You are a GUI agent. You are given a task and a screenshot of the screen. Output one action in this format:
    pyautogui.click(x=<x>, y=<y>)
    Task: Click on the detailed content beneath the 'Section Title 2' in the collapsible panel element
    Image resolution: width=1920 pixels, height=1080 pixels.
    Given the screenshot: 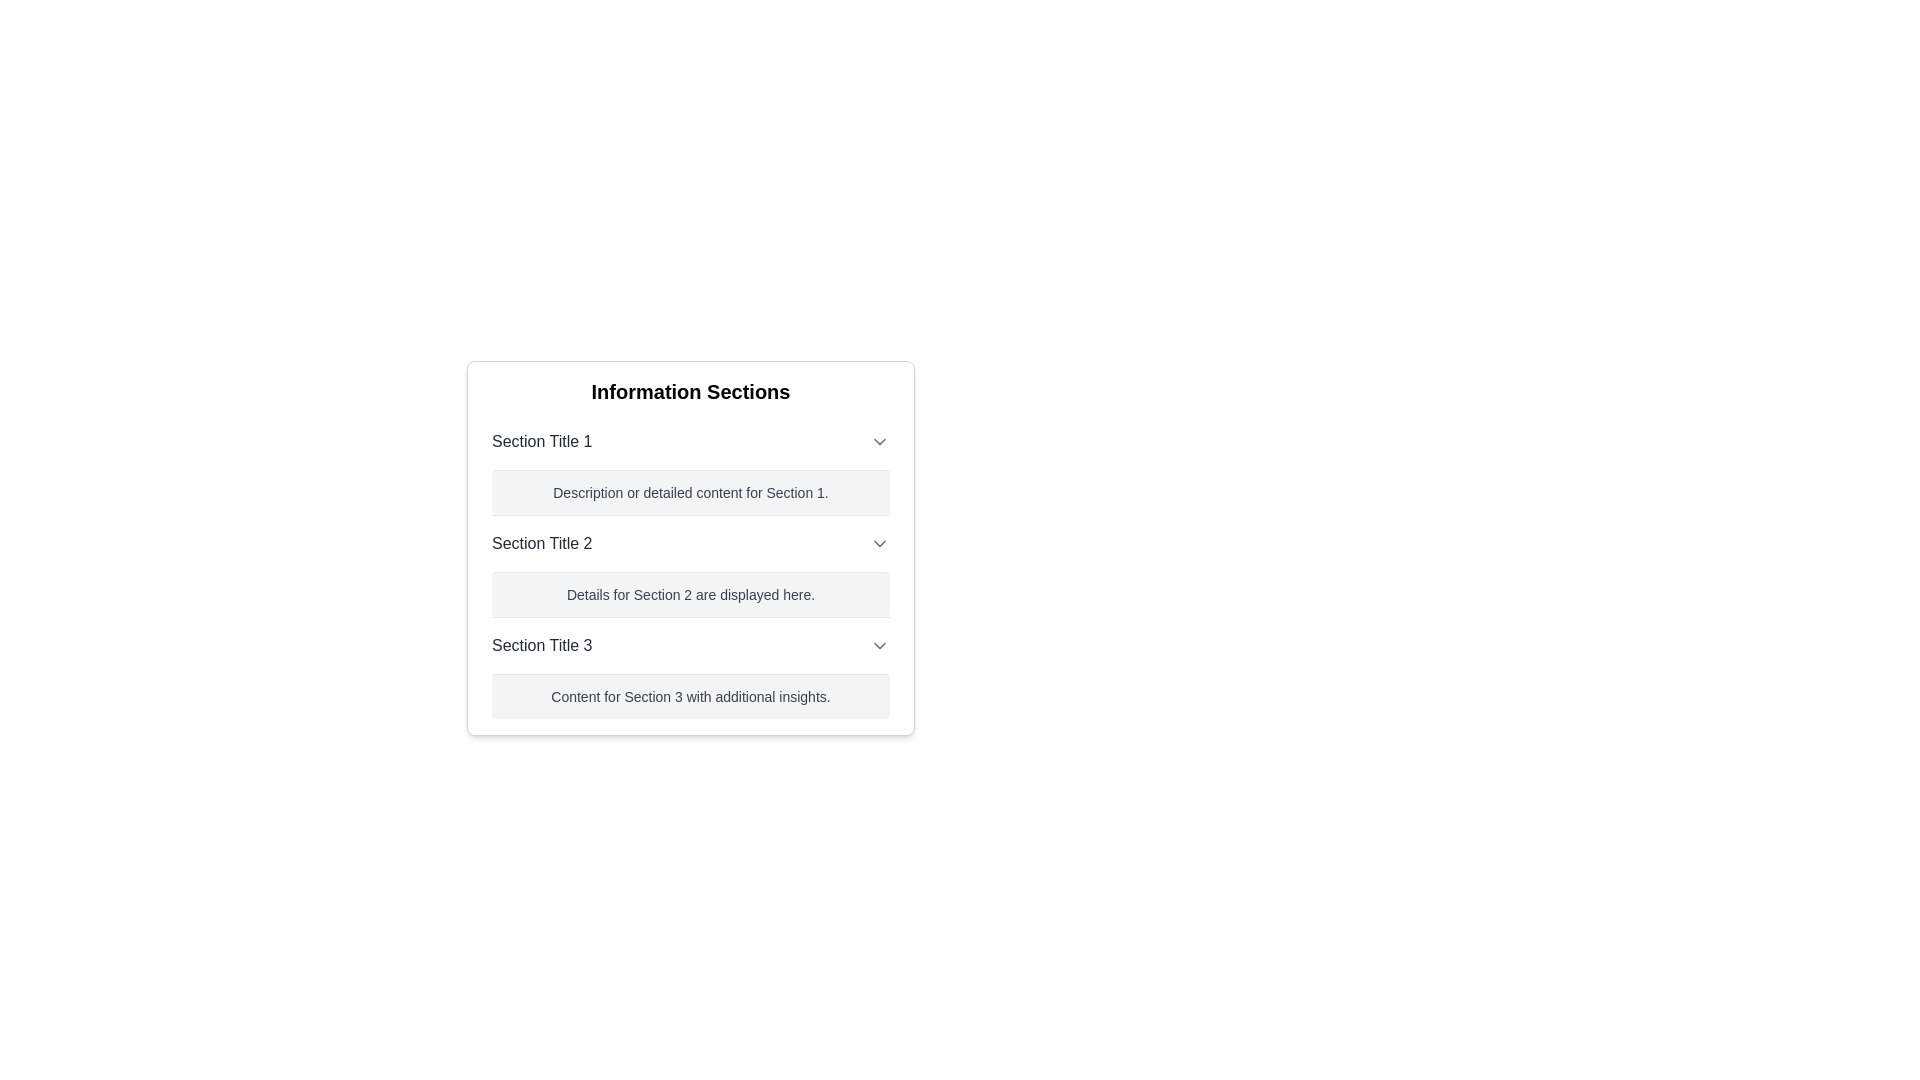 What is the action you would take?
    pyautogui.click(x=691, y=566)
    